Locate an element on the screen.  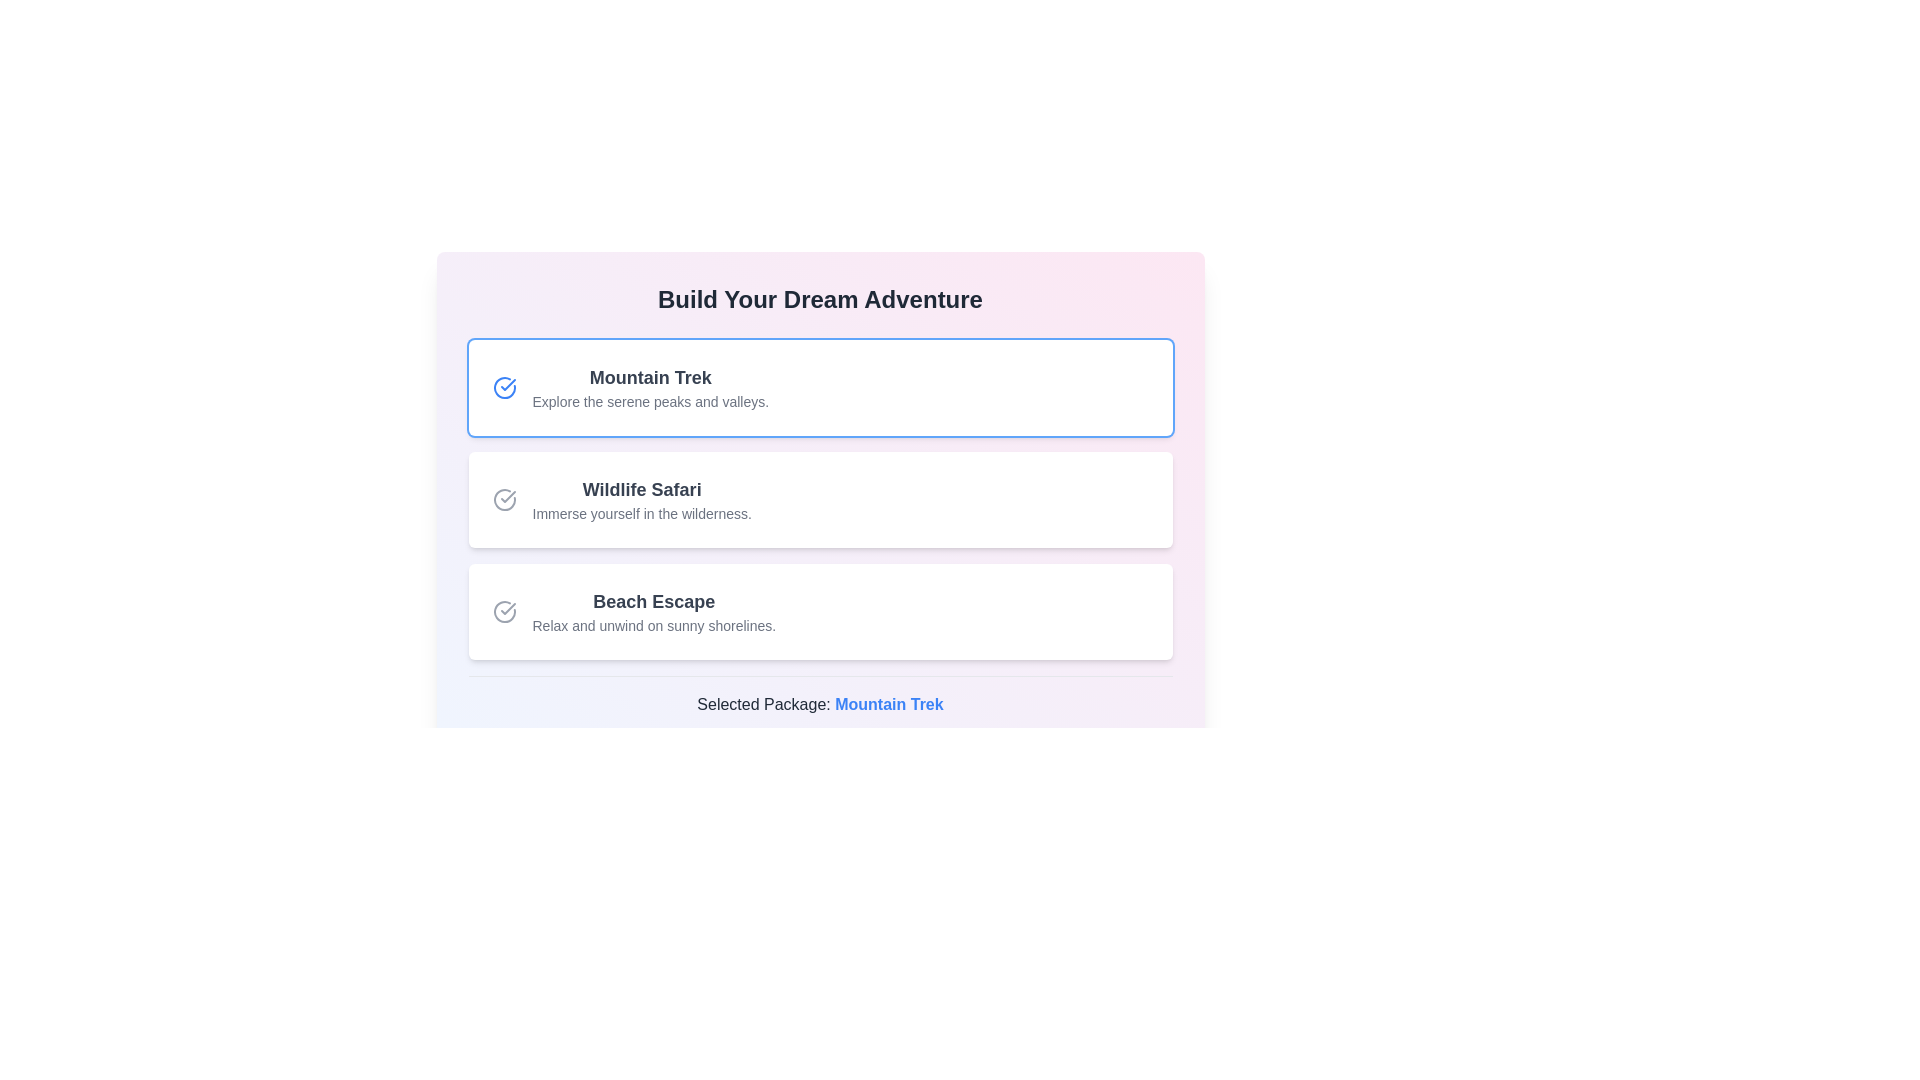
the blue circular icon with a tick mark located to the left of the text 'Mountain Trek' is located at coordinates (504, 388).